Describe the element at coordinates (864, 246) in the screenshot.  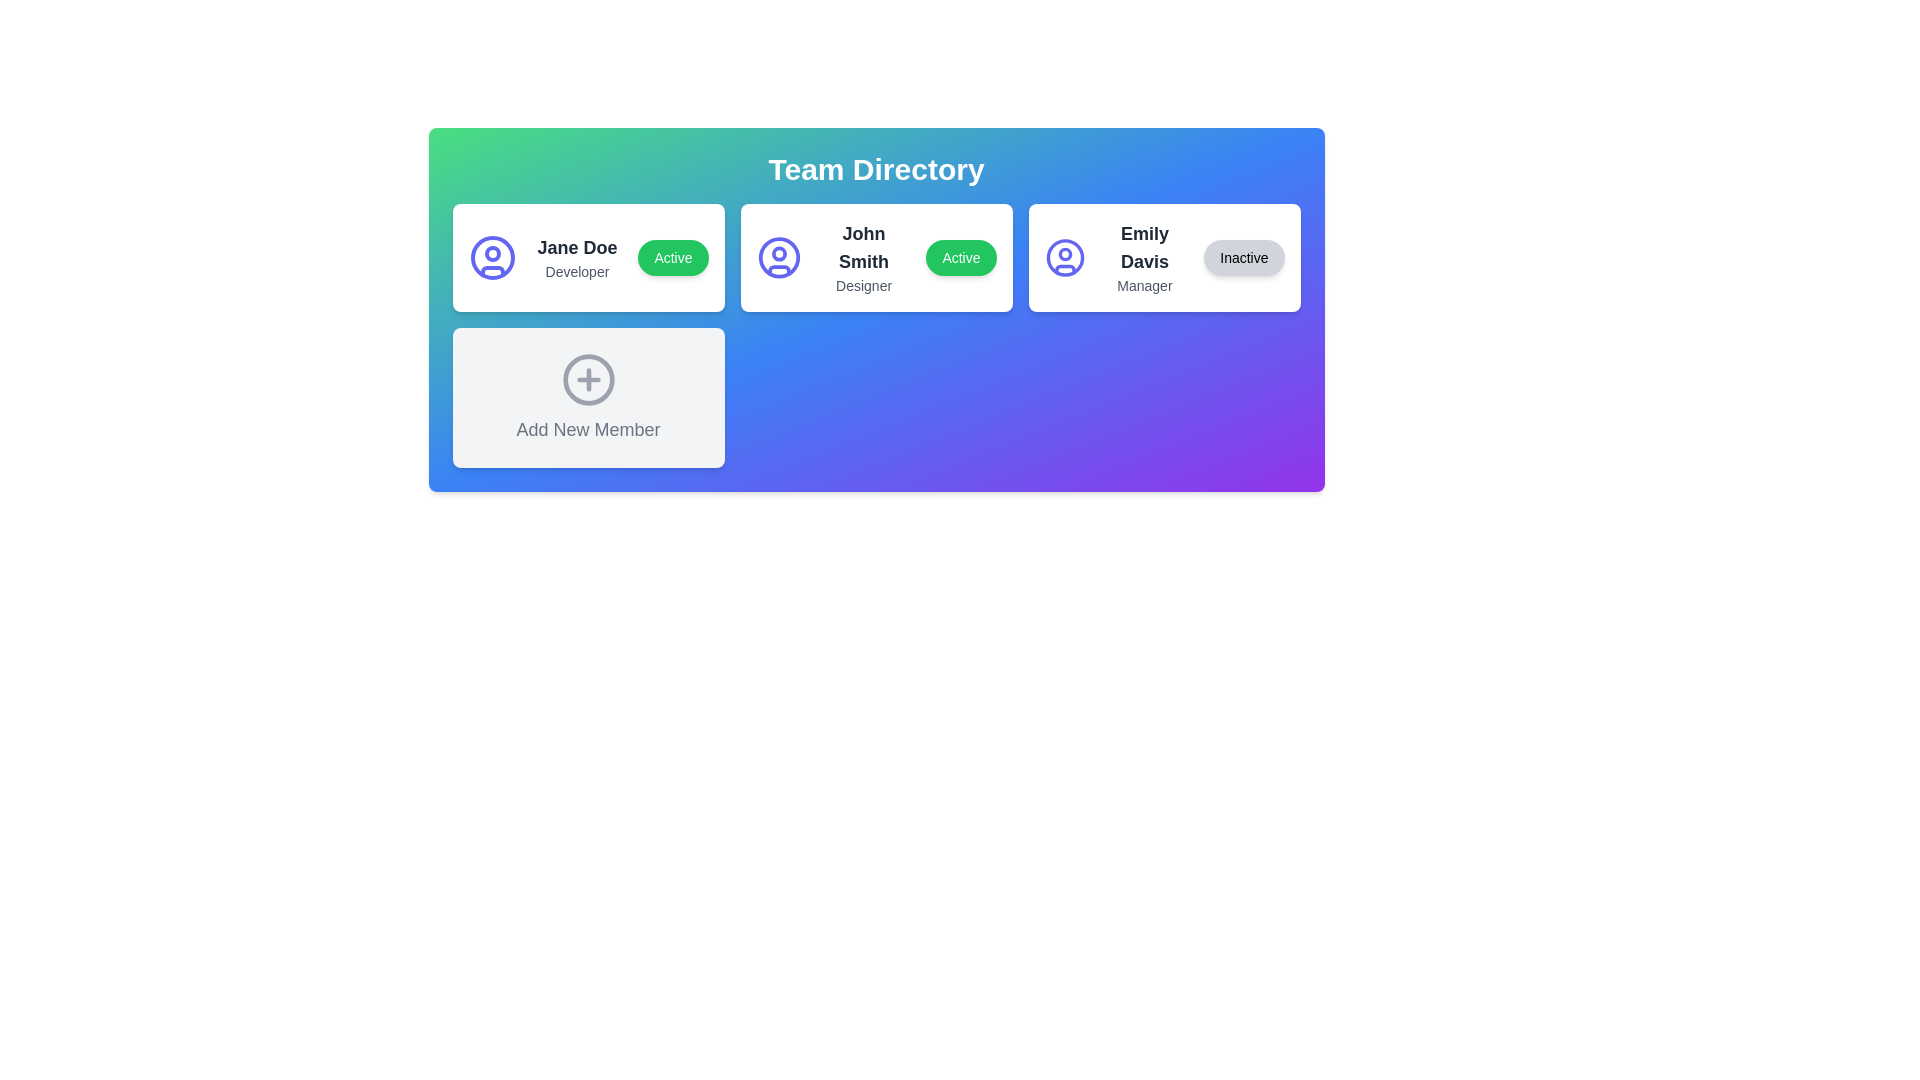
I see `the text element displaying the name 'John Smith' which is bold, large-sized, and centrally aligned in the 'Team Directory' section` at that location.